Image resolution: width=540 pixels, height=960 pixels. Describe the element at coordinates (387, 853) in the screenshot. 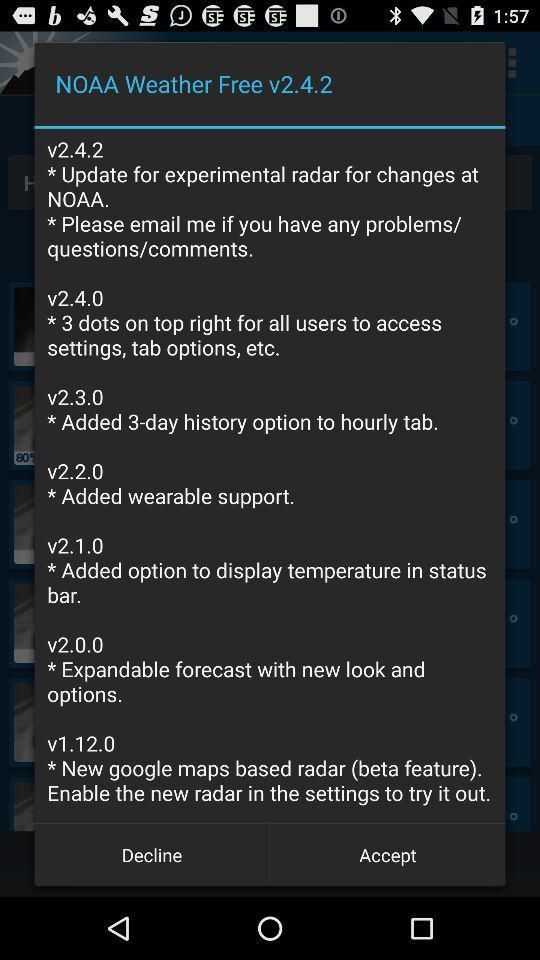

I see `the button at the bottom right corner` at that location.